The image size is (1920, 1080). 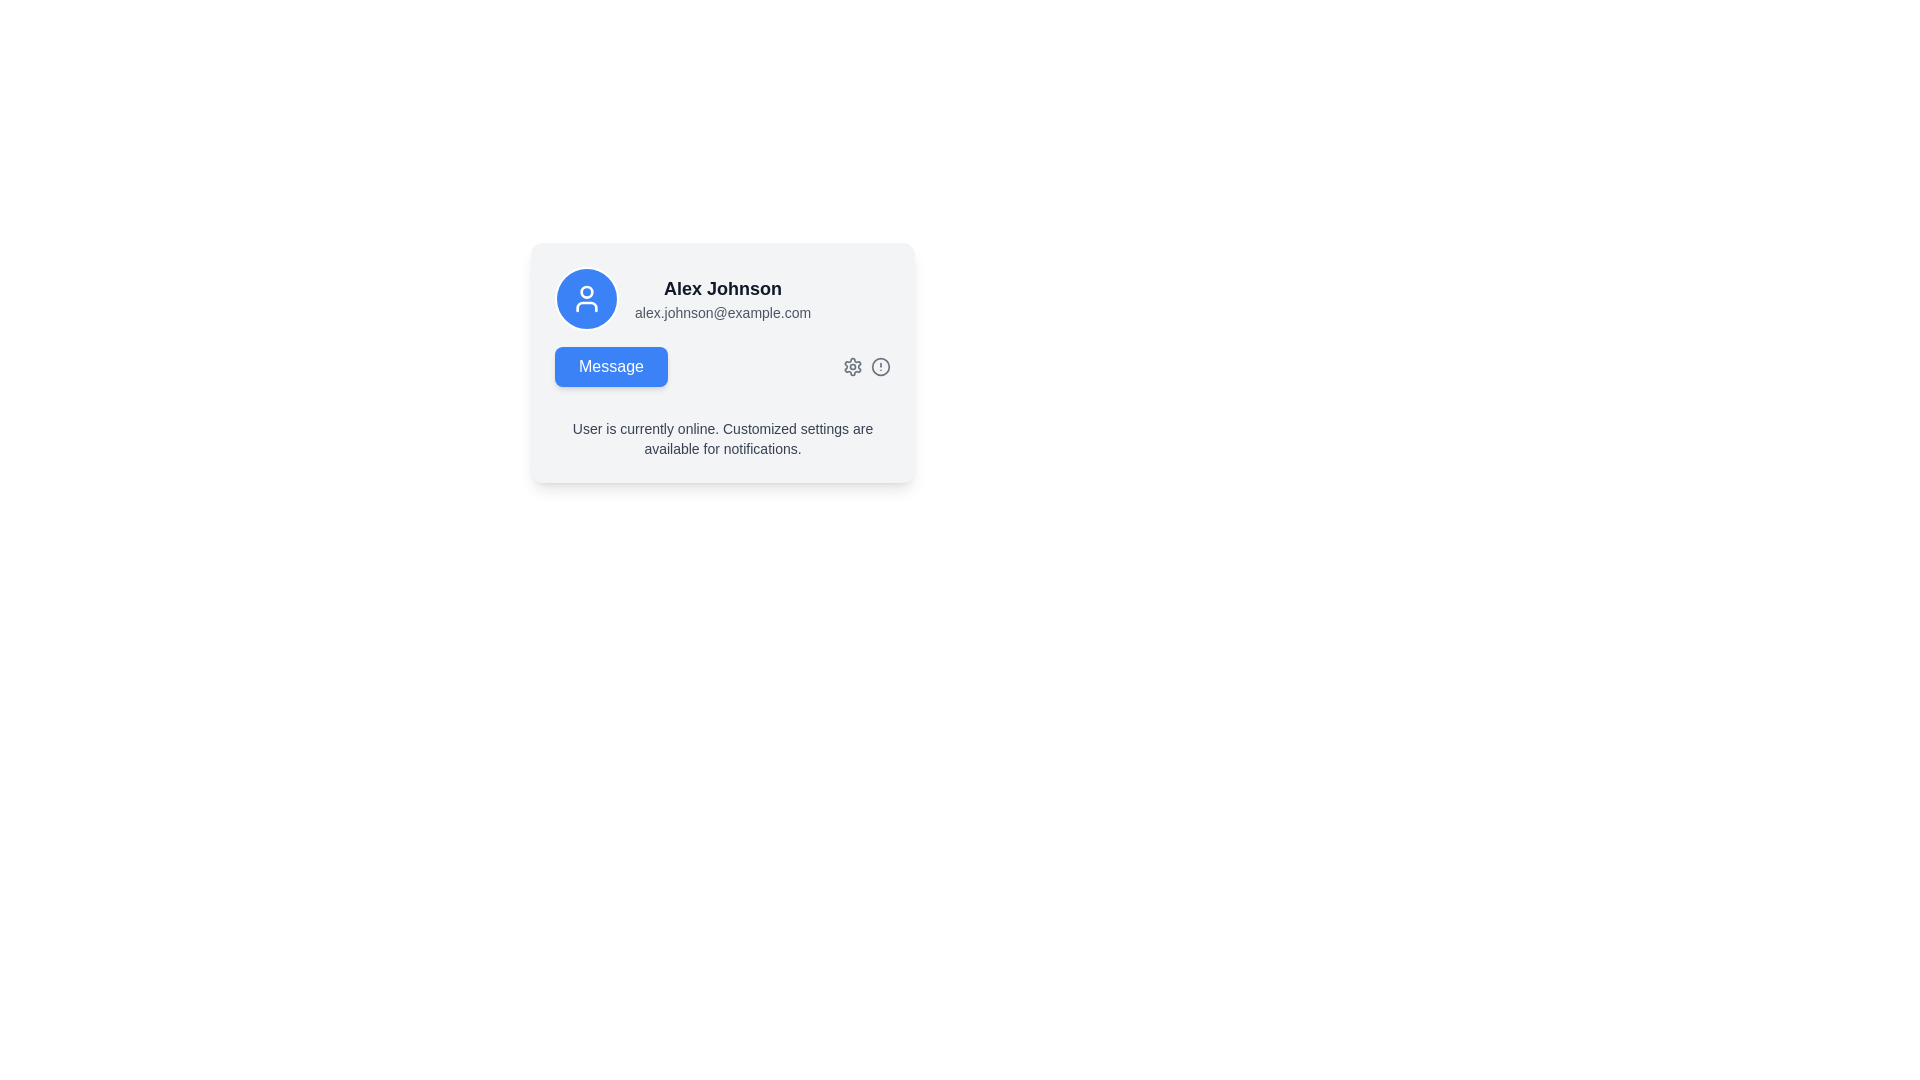 What do you see at coordinates (610, 366) in the screenshot?
I see `the rectangular blue button labeled 'Message'` at bounding box center [610, 366].